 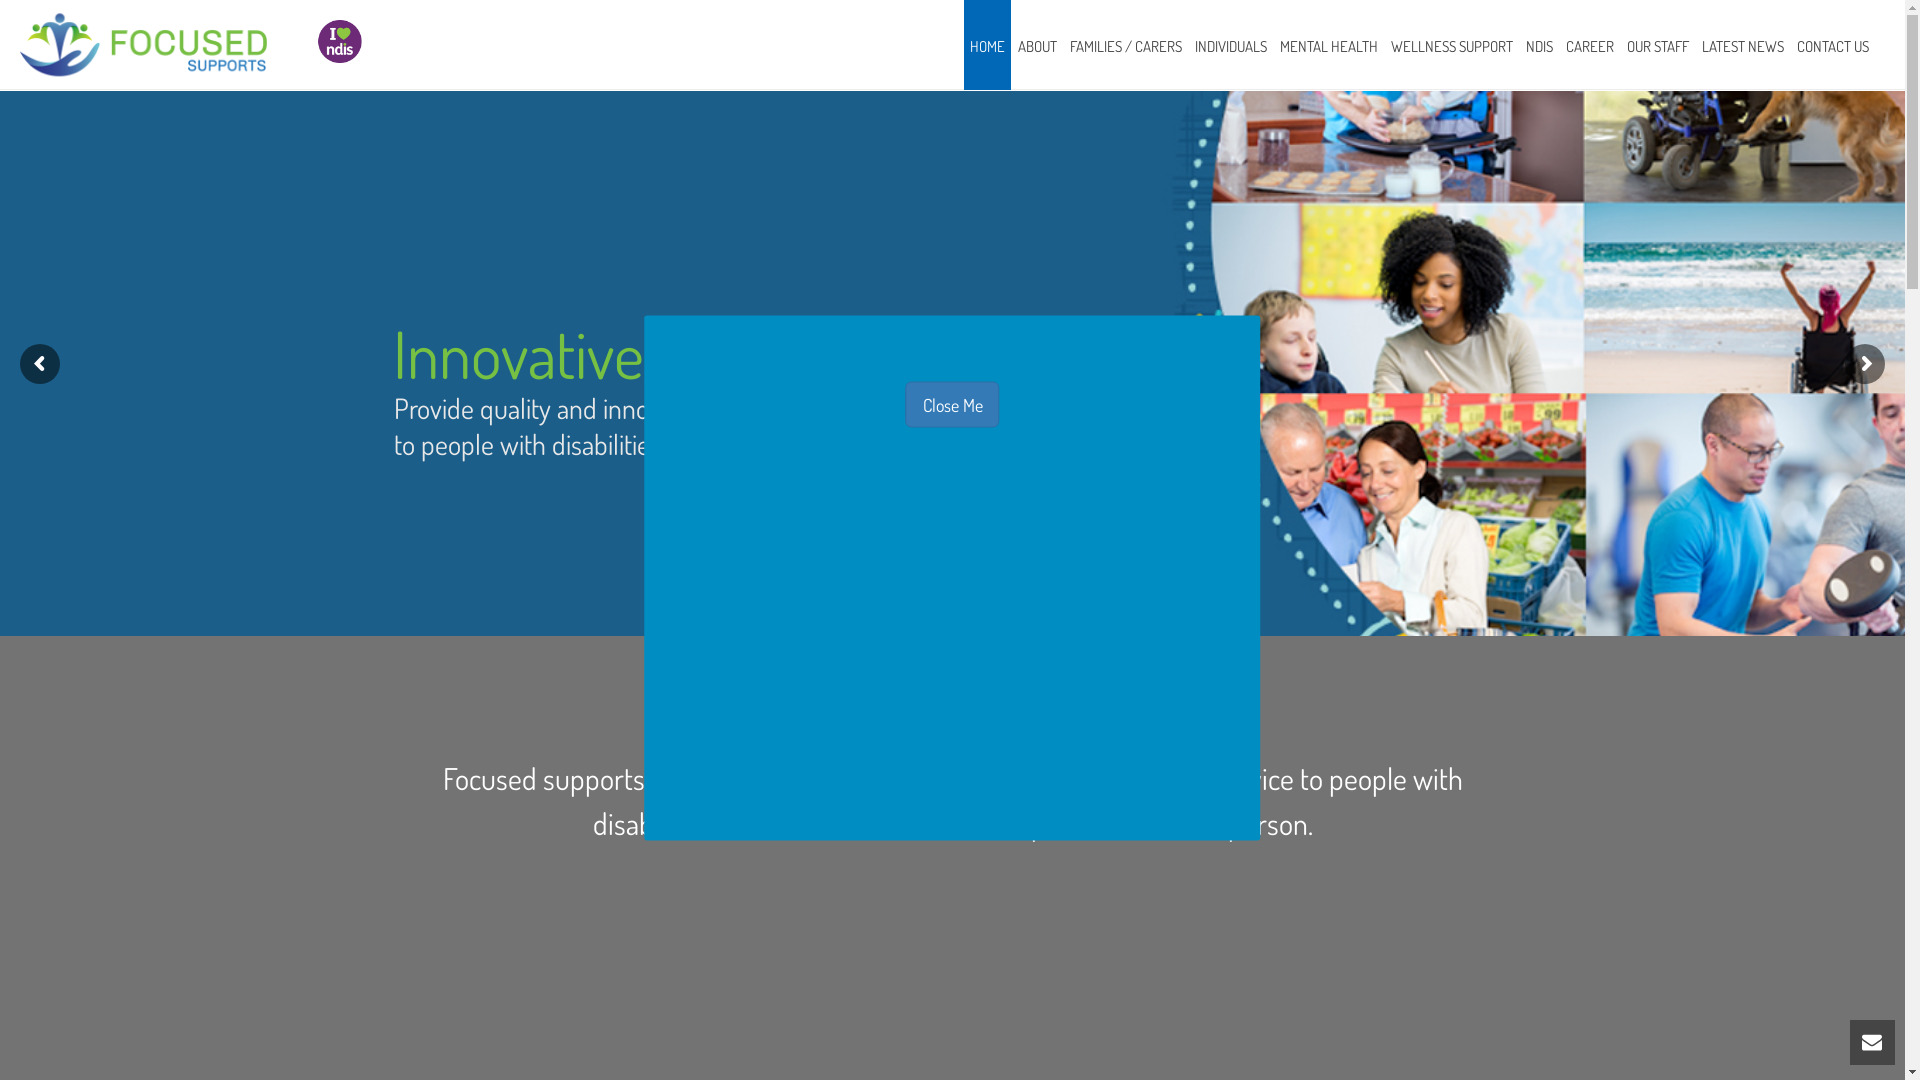 I want to click on 'CAREER', so click(x=1588, y=45).